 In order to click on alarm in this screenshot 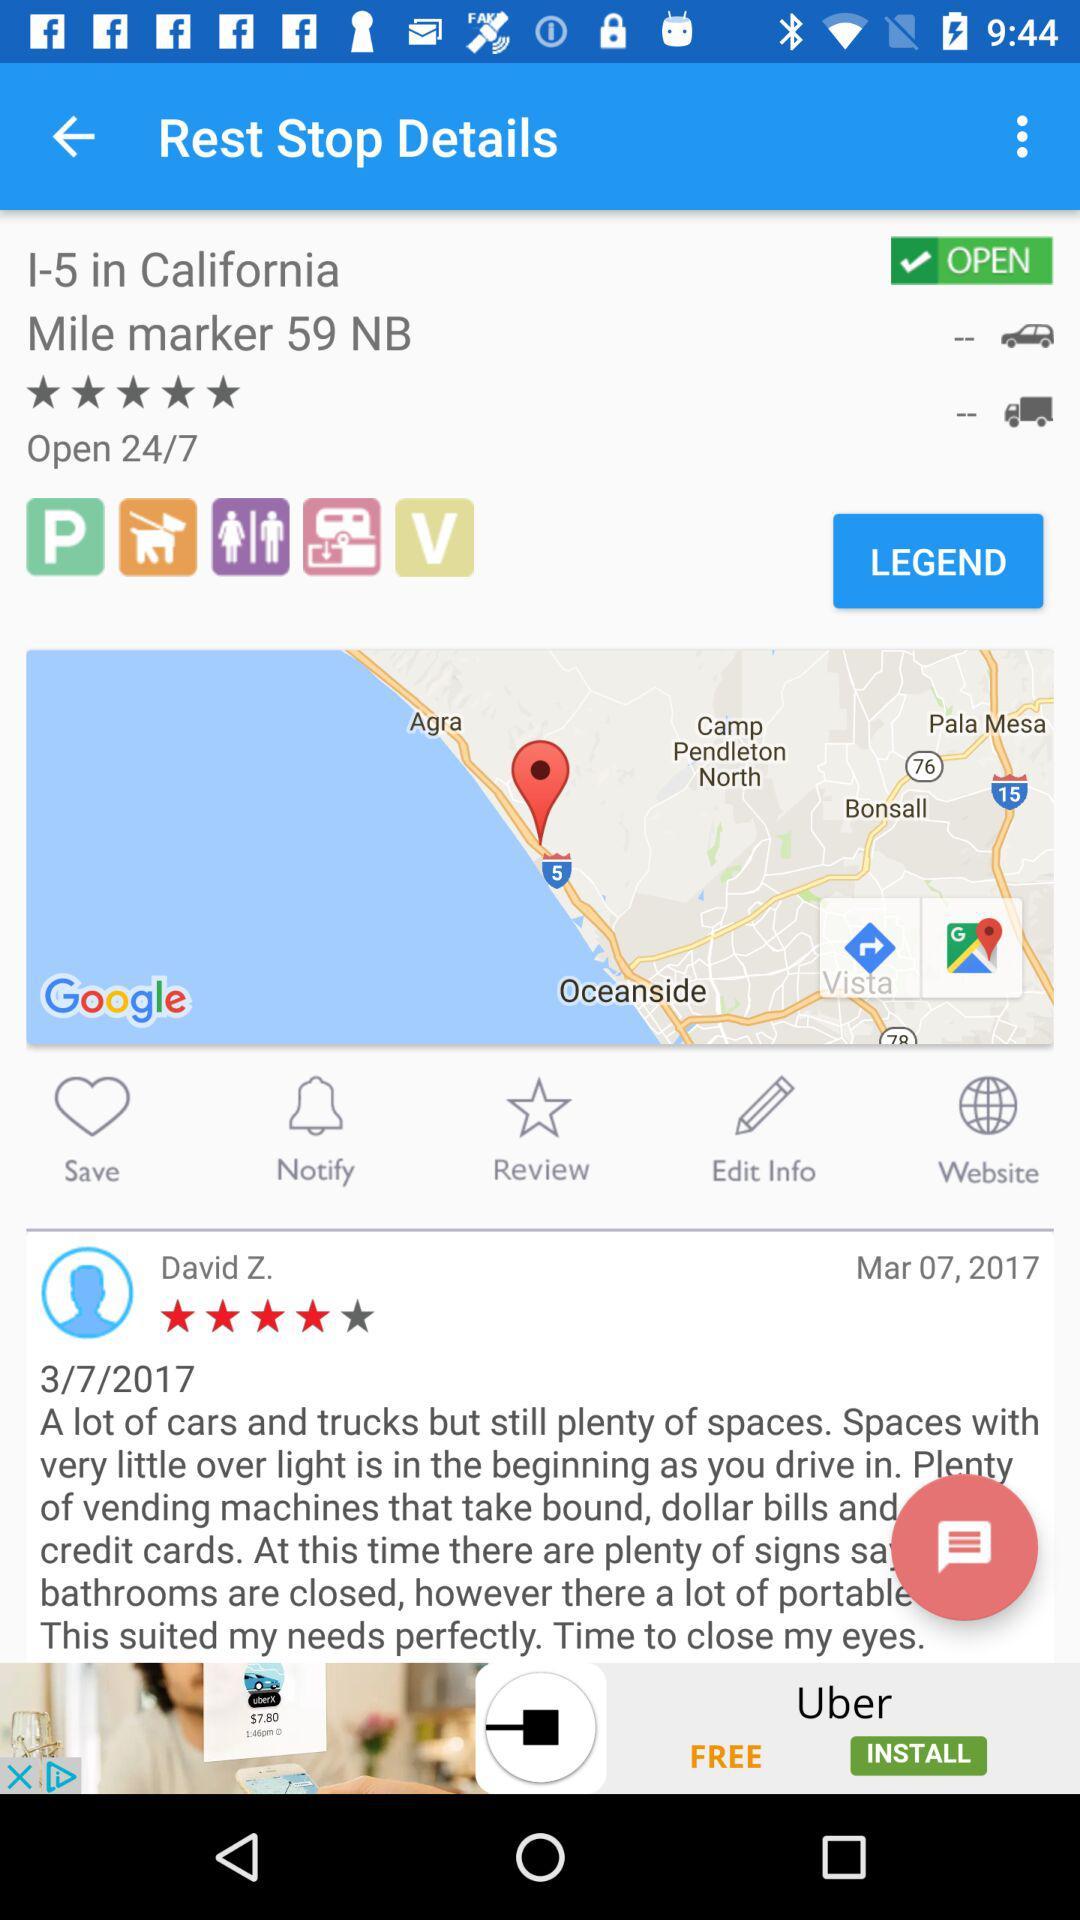, I will do `click(315, 1129)`.